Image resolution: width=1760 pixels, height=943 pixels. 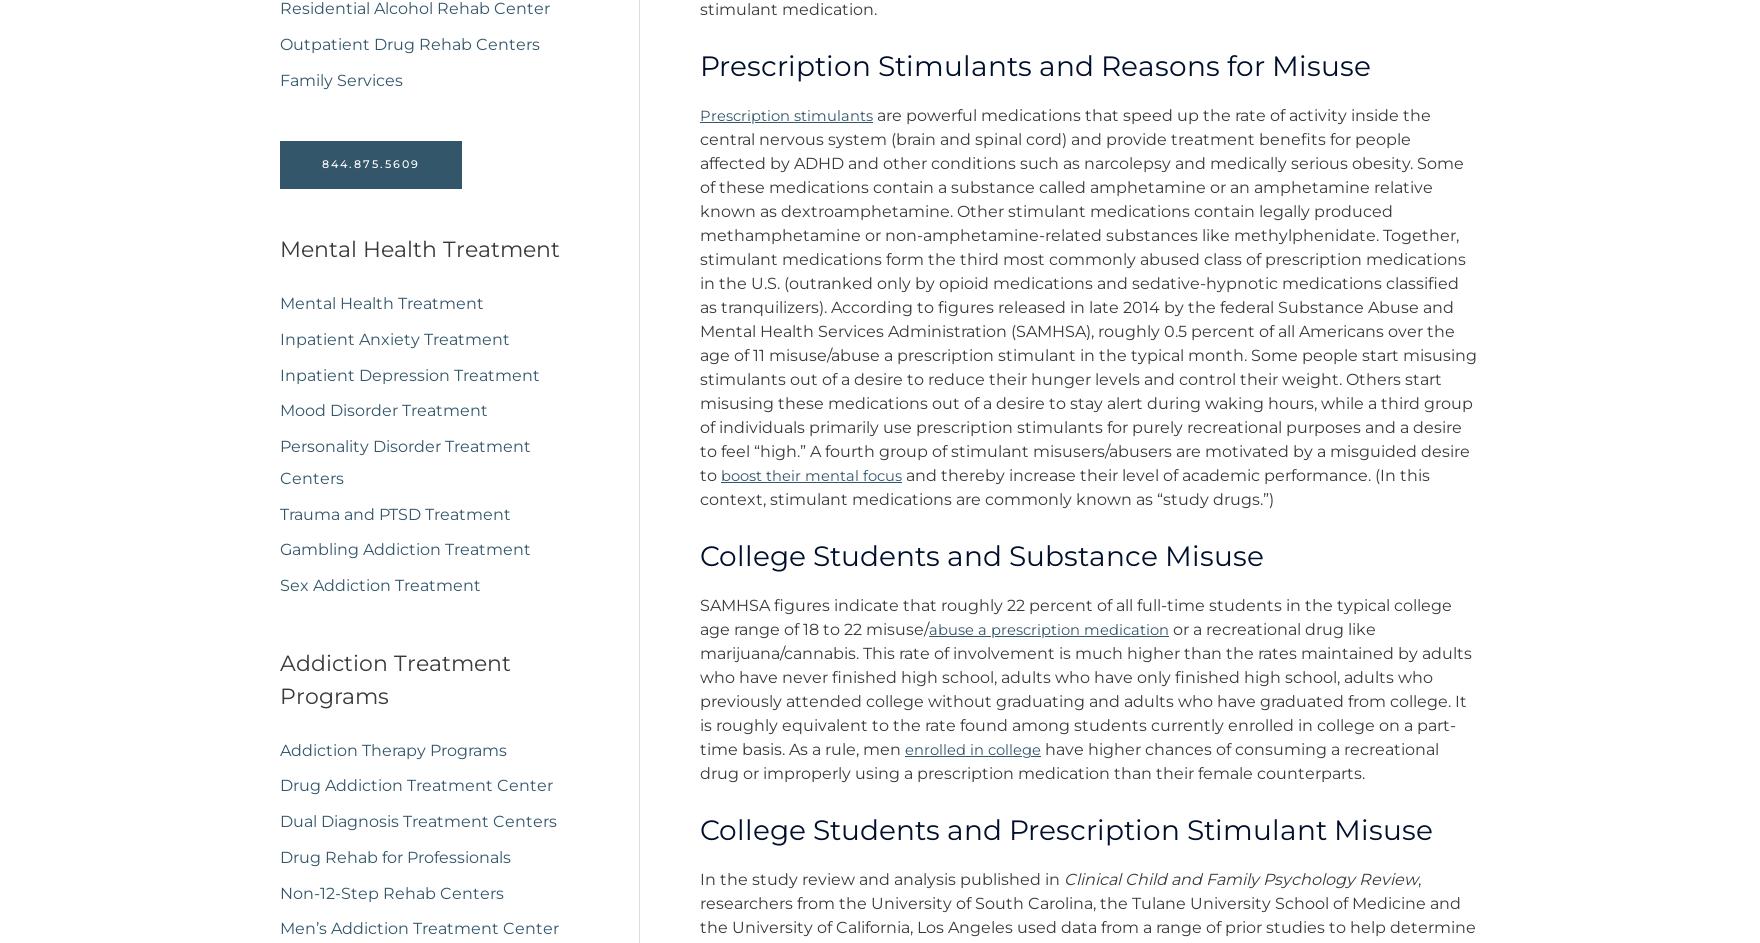 What do you see at coordinates (340, 83) in the screenshot?
I see `'Family Services'` at bounding box center [340, 83].